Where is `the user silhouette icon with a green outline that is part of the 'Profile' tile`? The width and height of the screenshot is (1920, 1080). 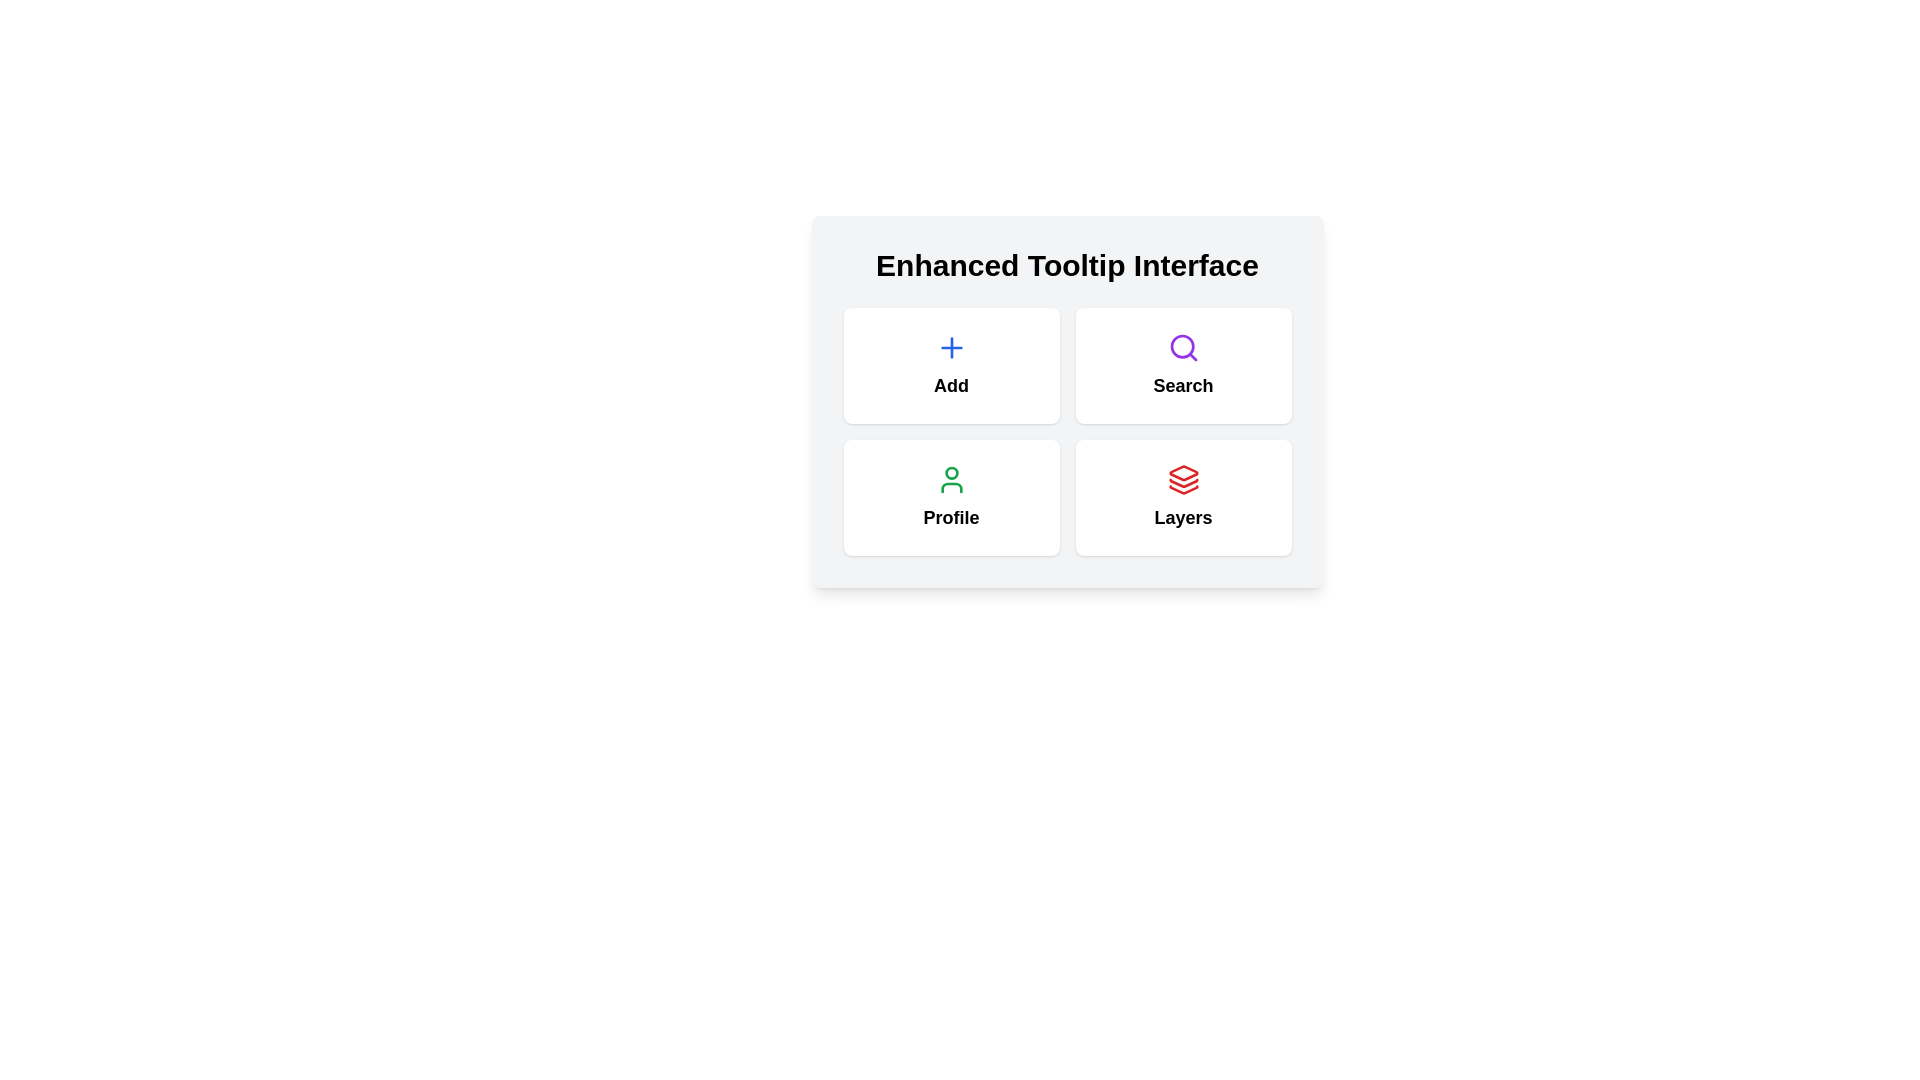
the user silhouette icon with a green outline that is part of the 'Profile' tile is located at coordinates (950, 479).